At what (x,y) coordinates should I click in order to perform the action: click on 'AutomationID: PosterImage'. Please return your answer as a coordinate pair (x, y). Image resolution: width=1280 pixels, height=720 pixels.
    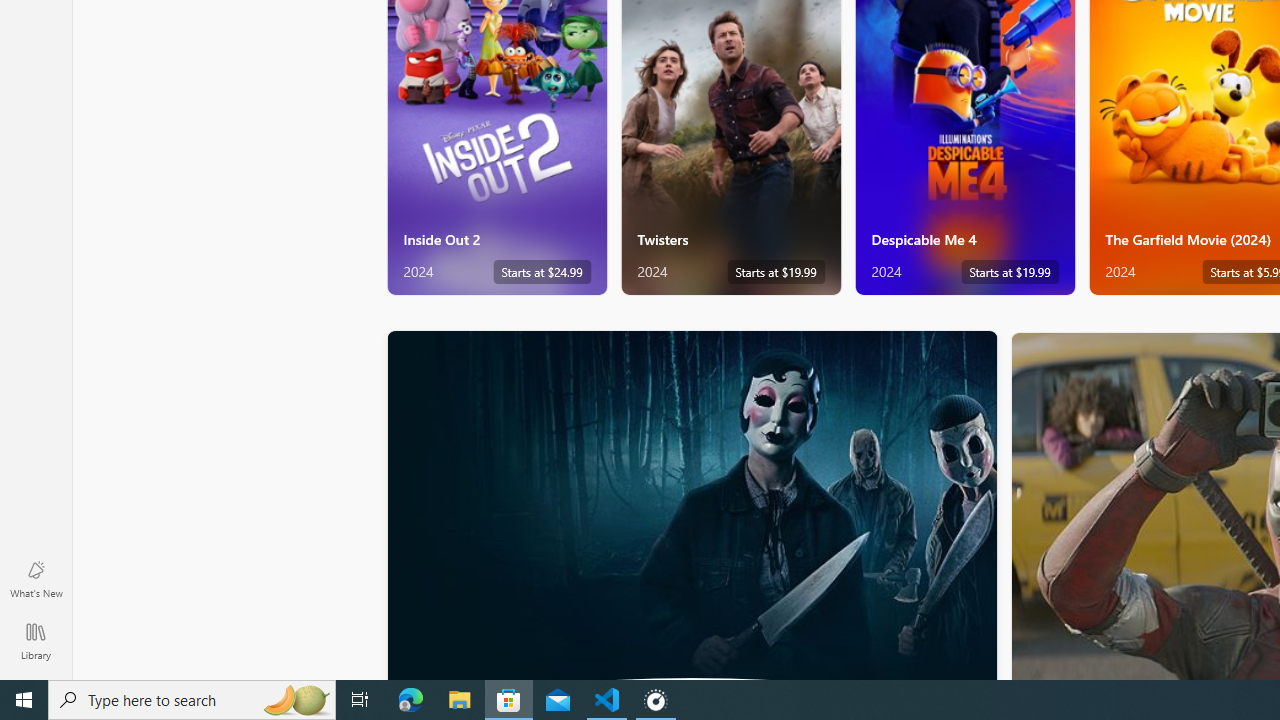
    Looking at the image, I should click on (691, 504).